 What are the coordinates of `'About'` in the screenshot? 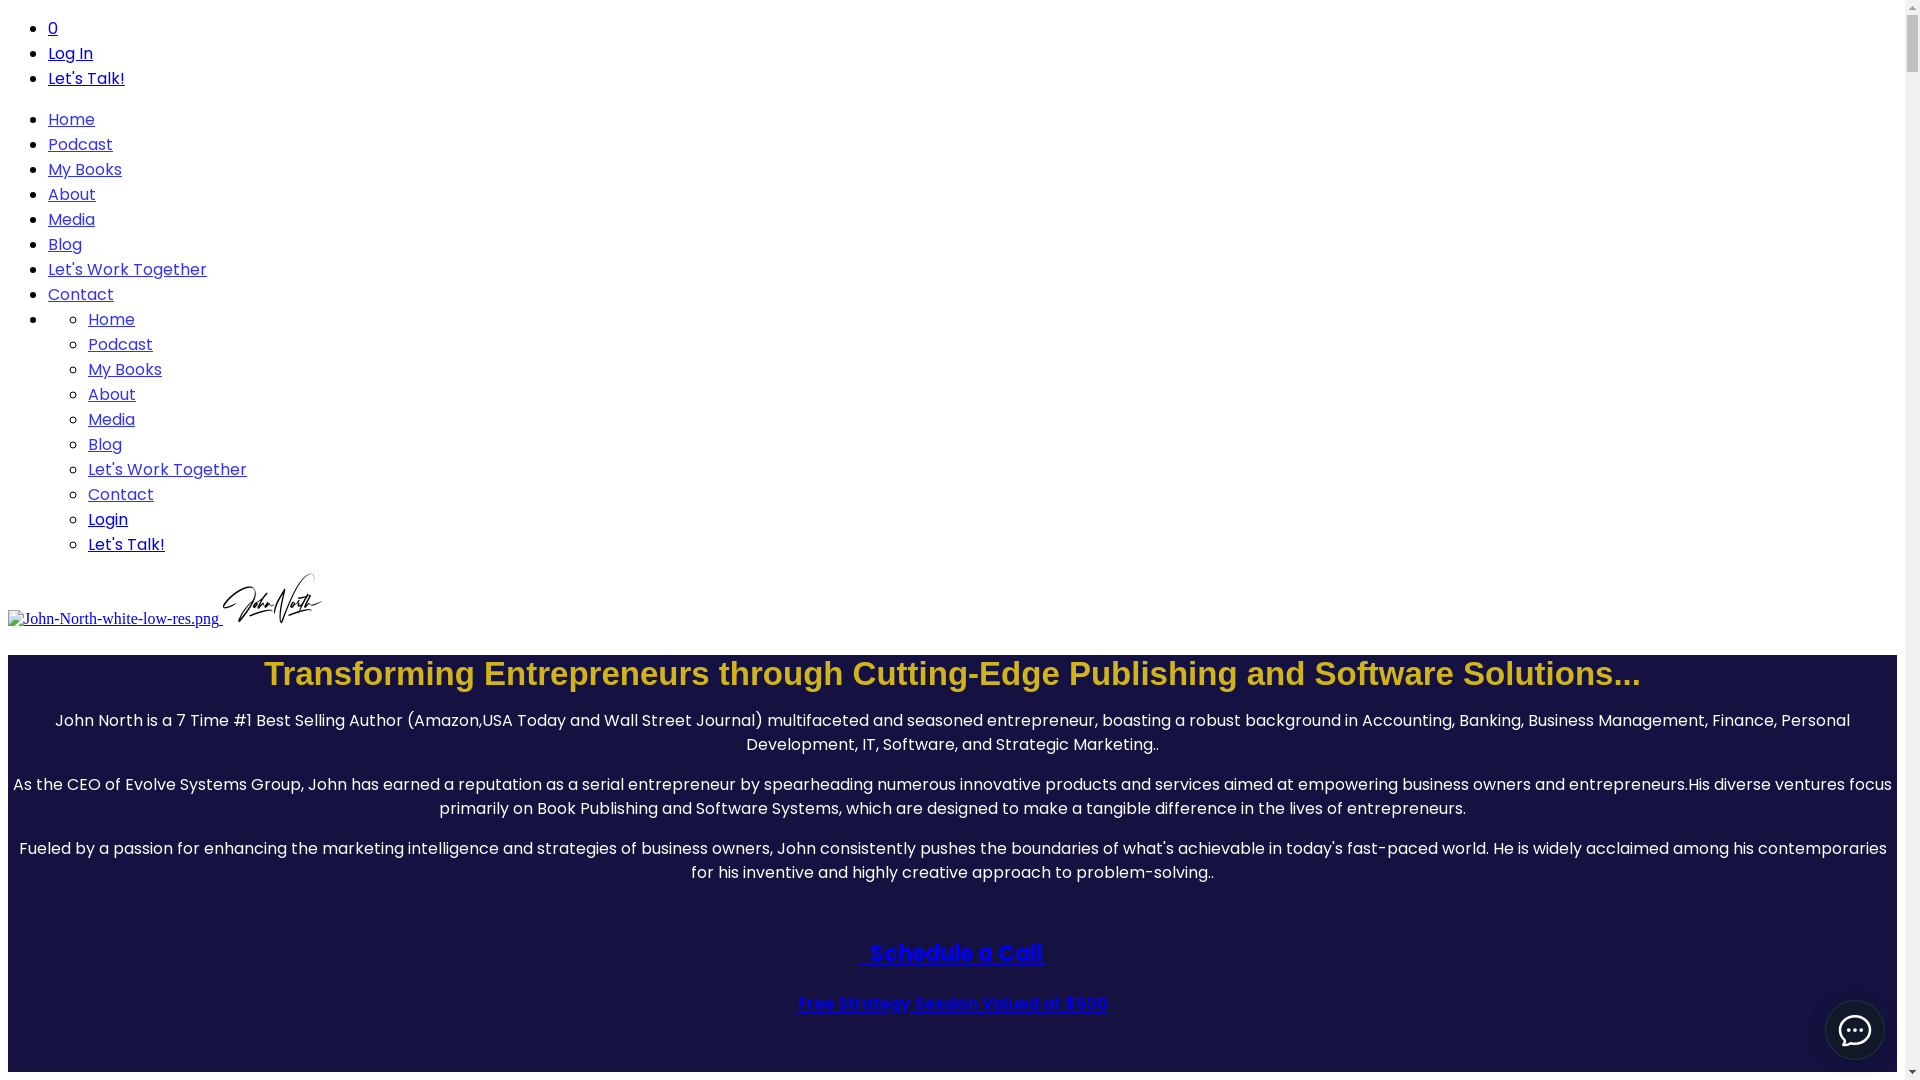 It's located at (86, 394).